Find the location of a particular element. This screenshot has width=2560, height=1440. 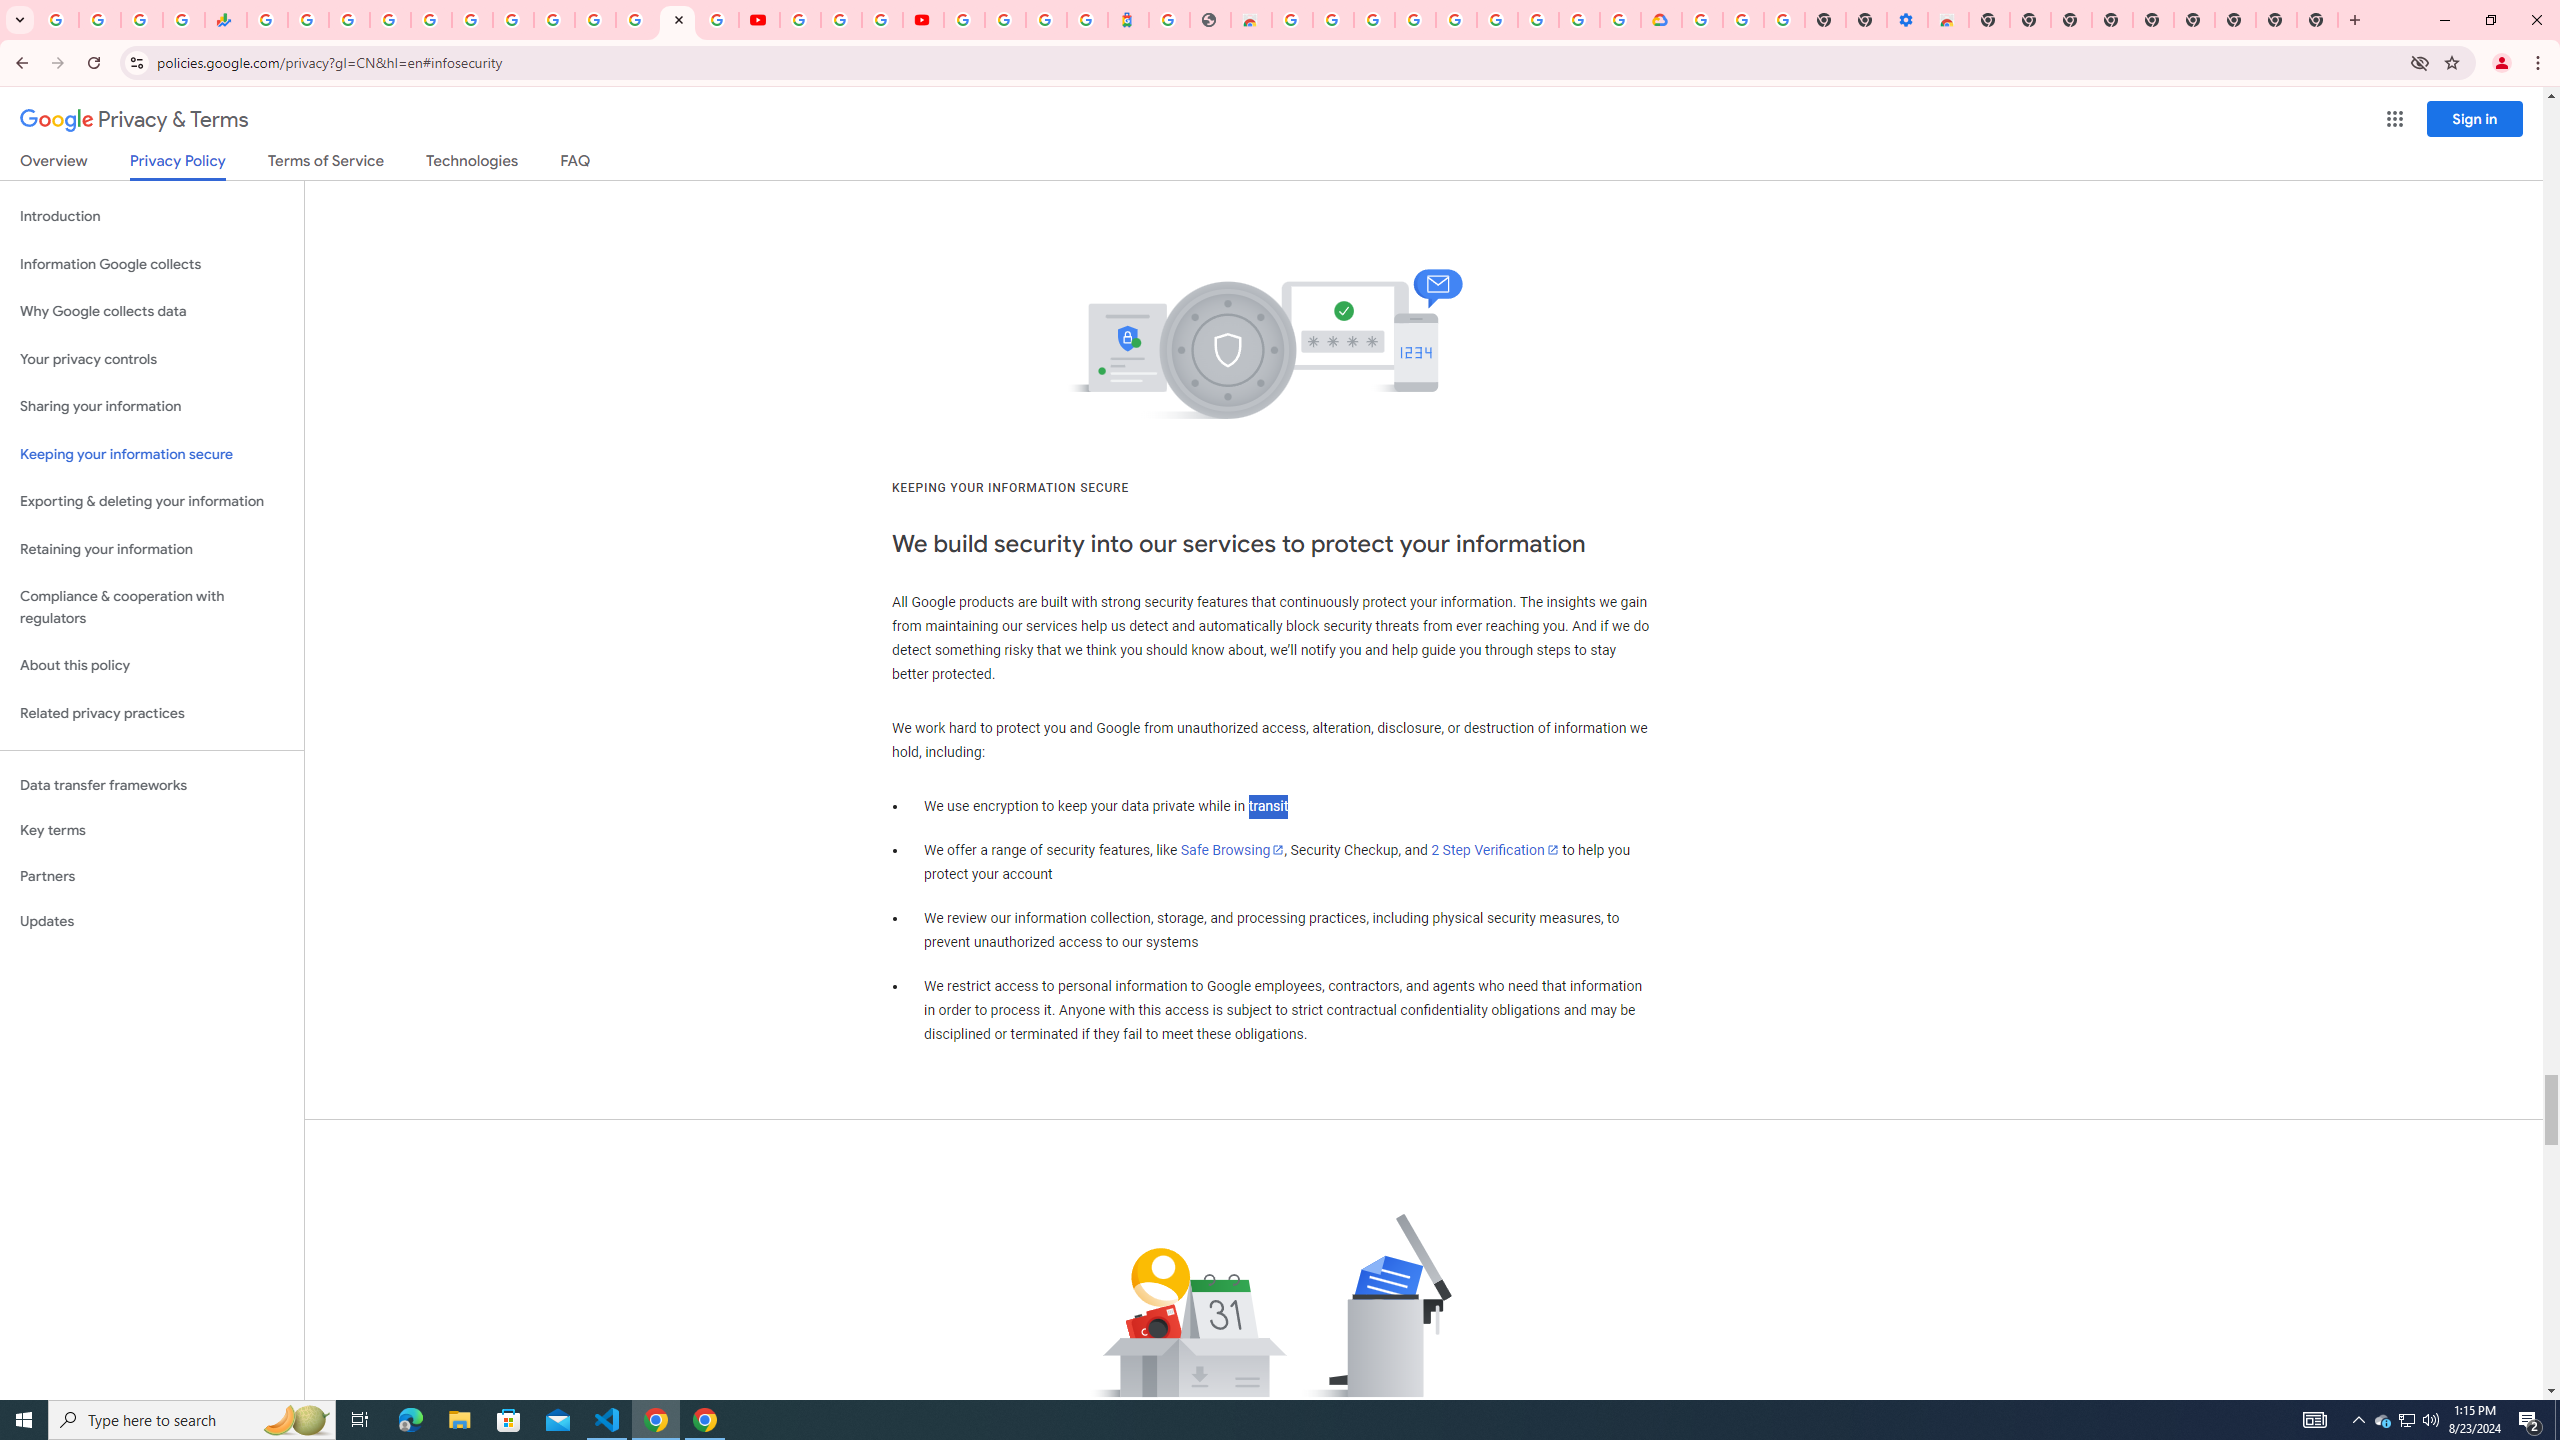

'Why Google collects data' is located at coordinates (151, 310).